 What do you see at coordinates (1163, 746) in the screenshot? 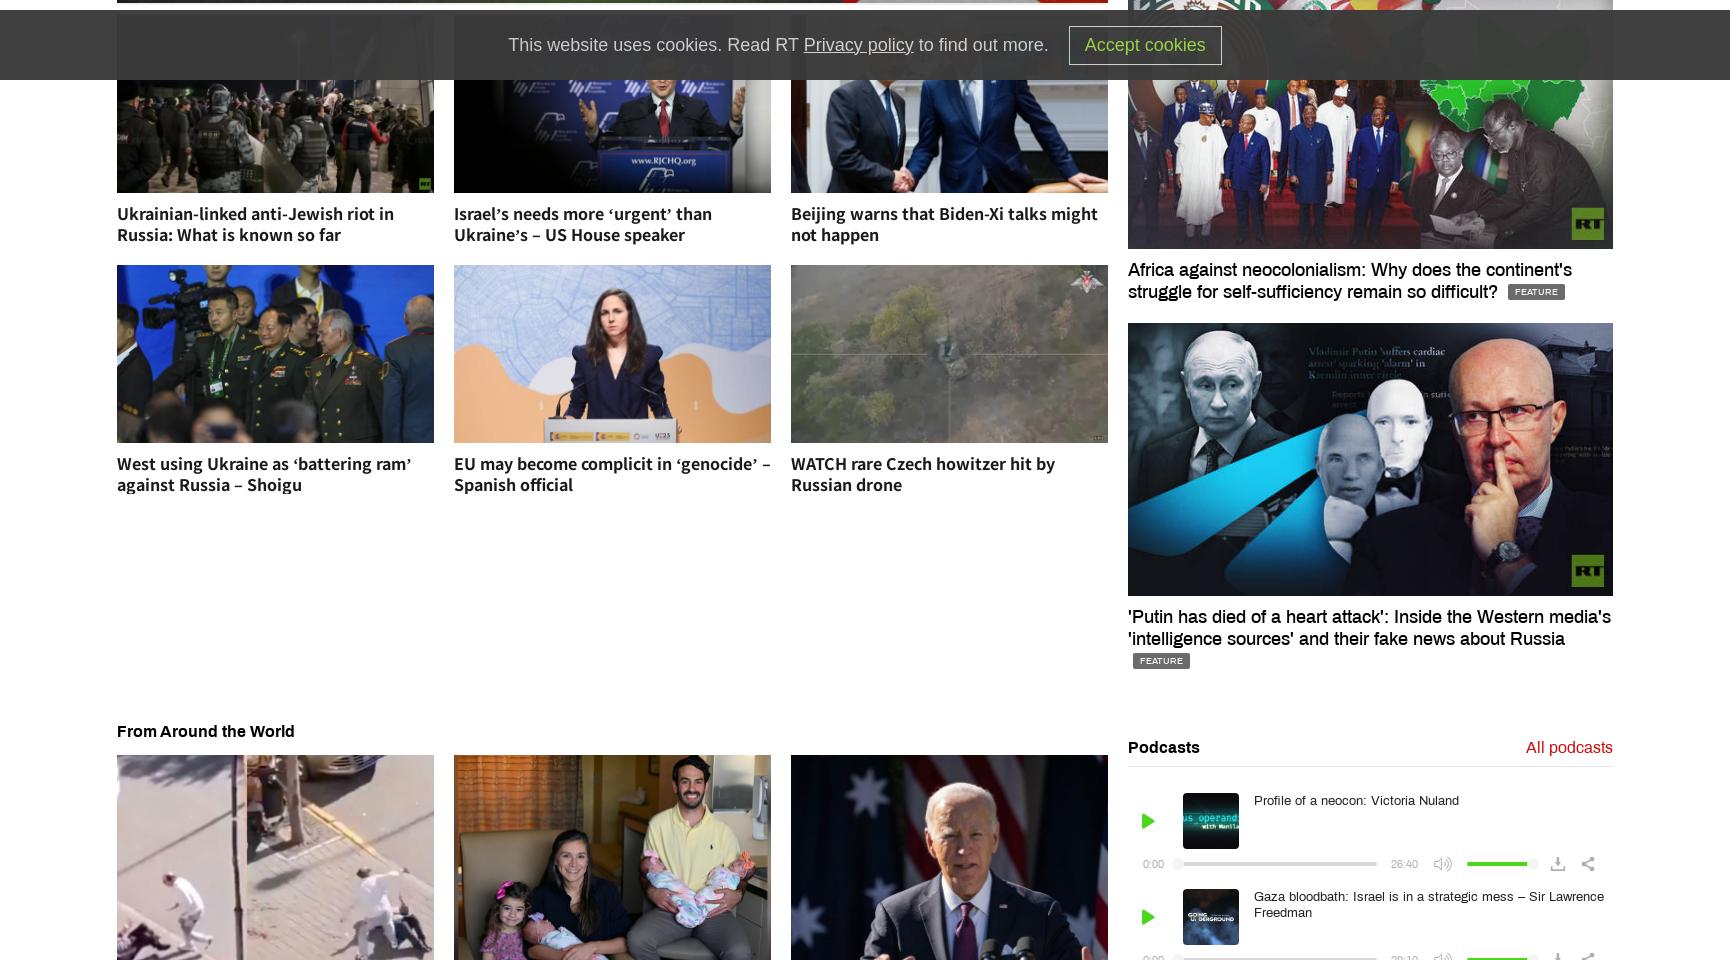
I see `'Podcasts'` at bounding box center [1163, 746].